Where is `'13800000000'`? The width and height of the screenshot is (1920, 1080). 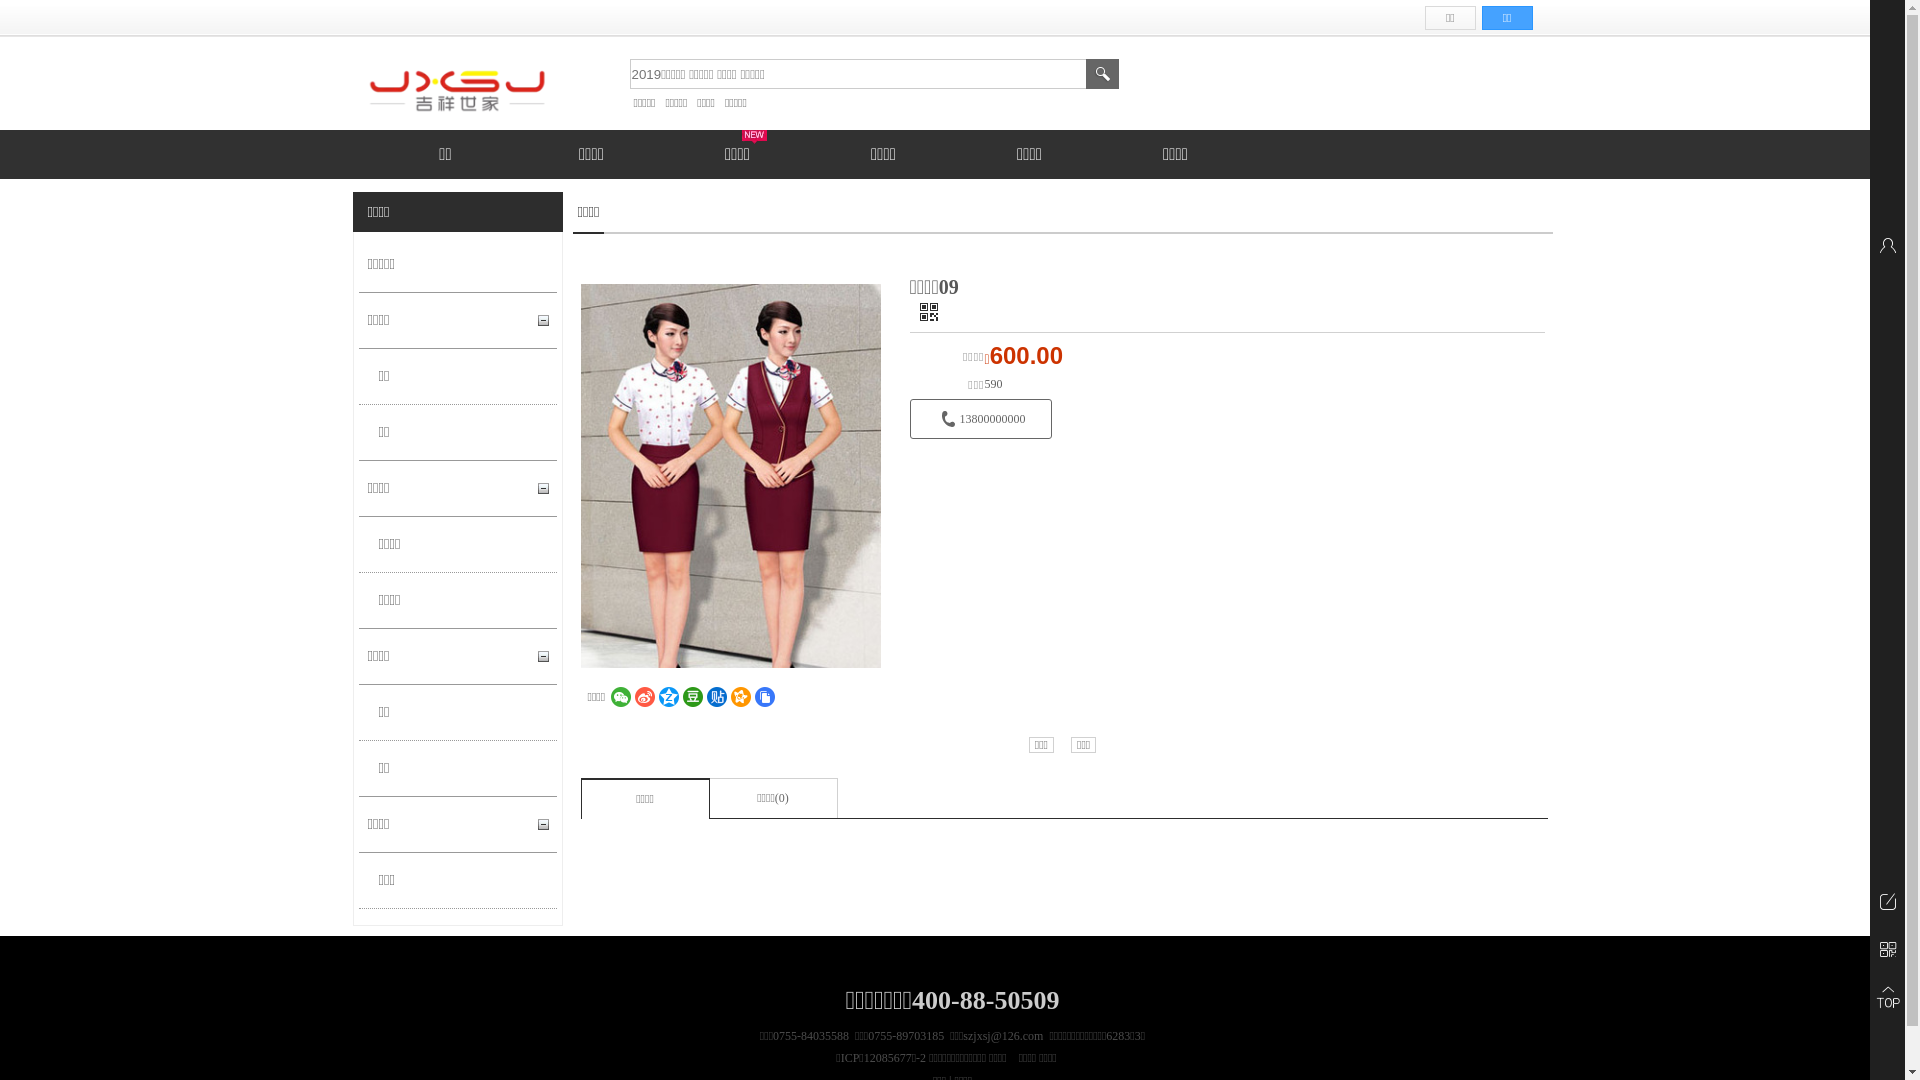
'13800000000' is located at coordinates (980, 418).